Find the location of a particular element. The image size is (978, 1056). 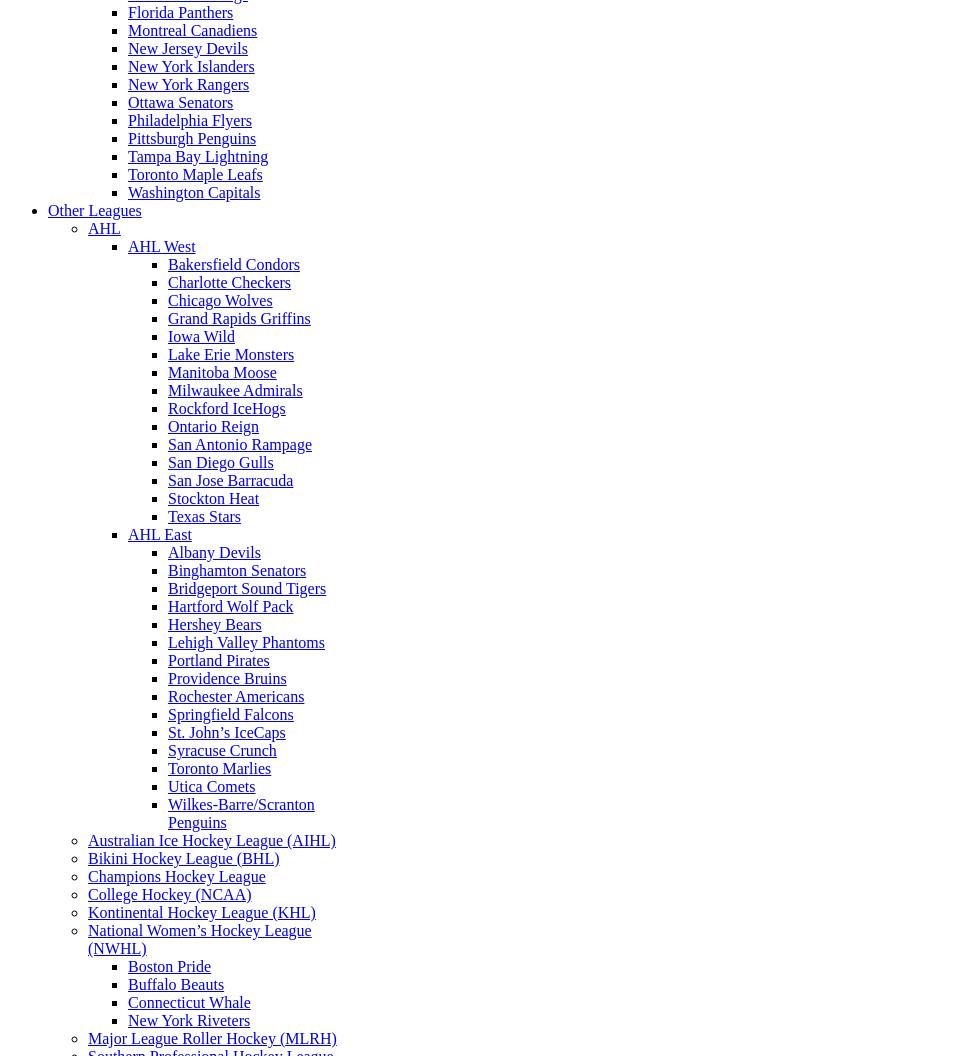

'Other Leagues' is located at coordinates (48, 209).